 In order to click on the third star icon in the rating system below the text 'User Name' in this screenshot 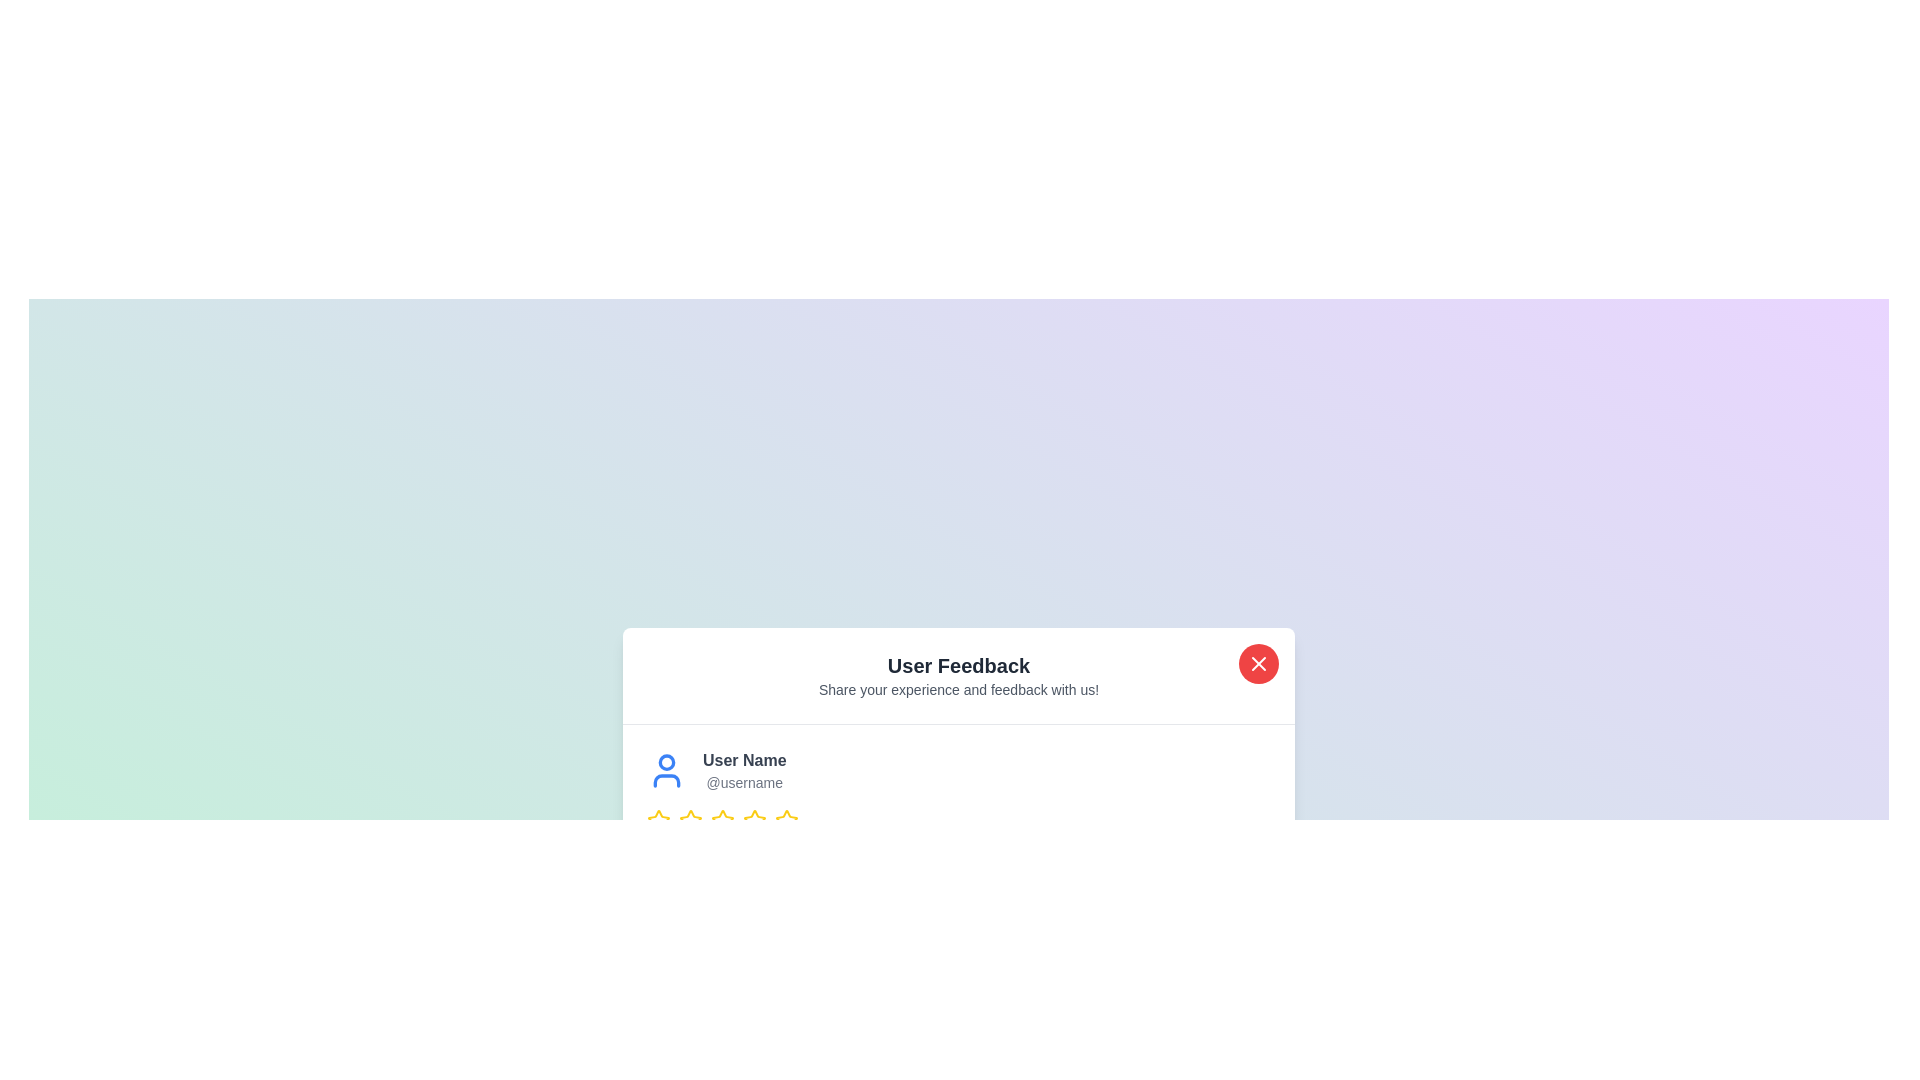, I will do `click(691, 820)`.